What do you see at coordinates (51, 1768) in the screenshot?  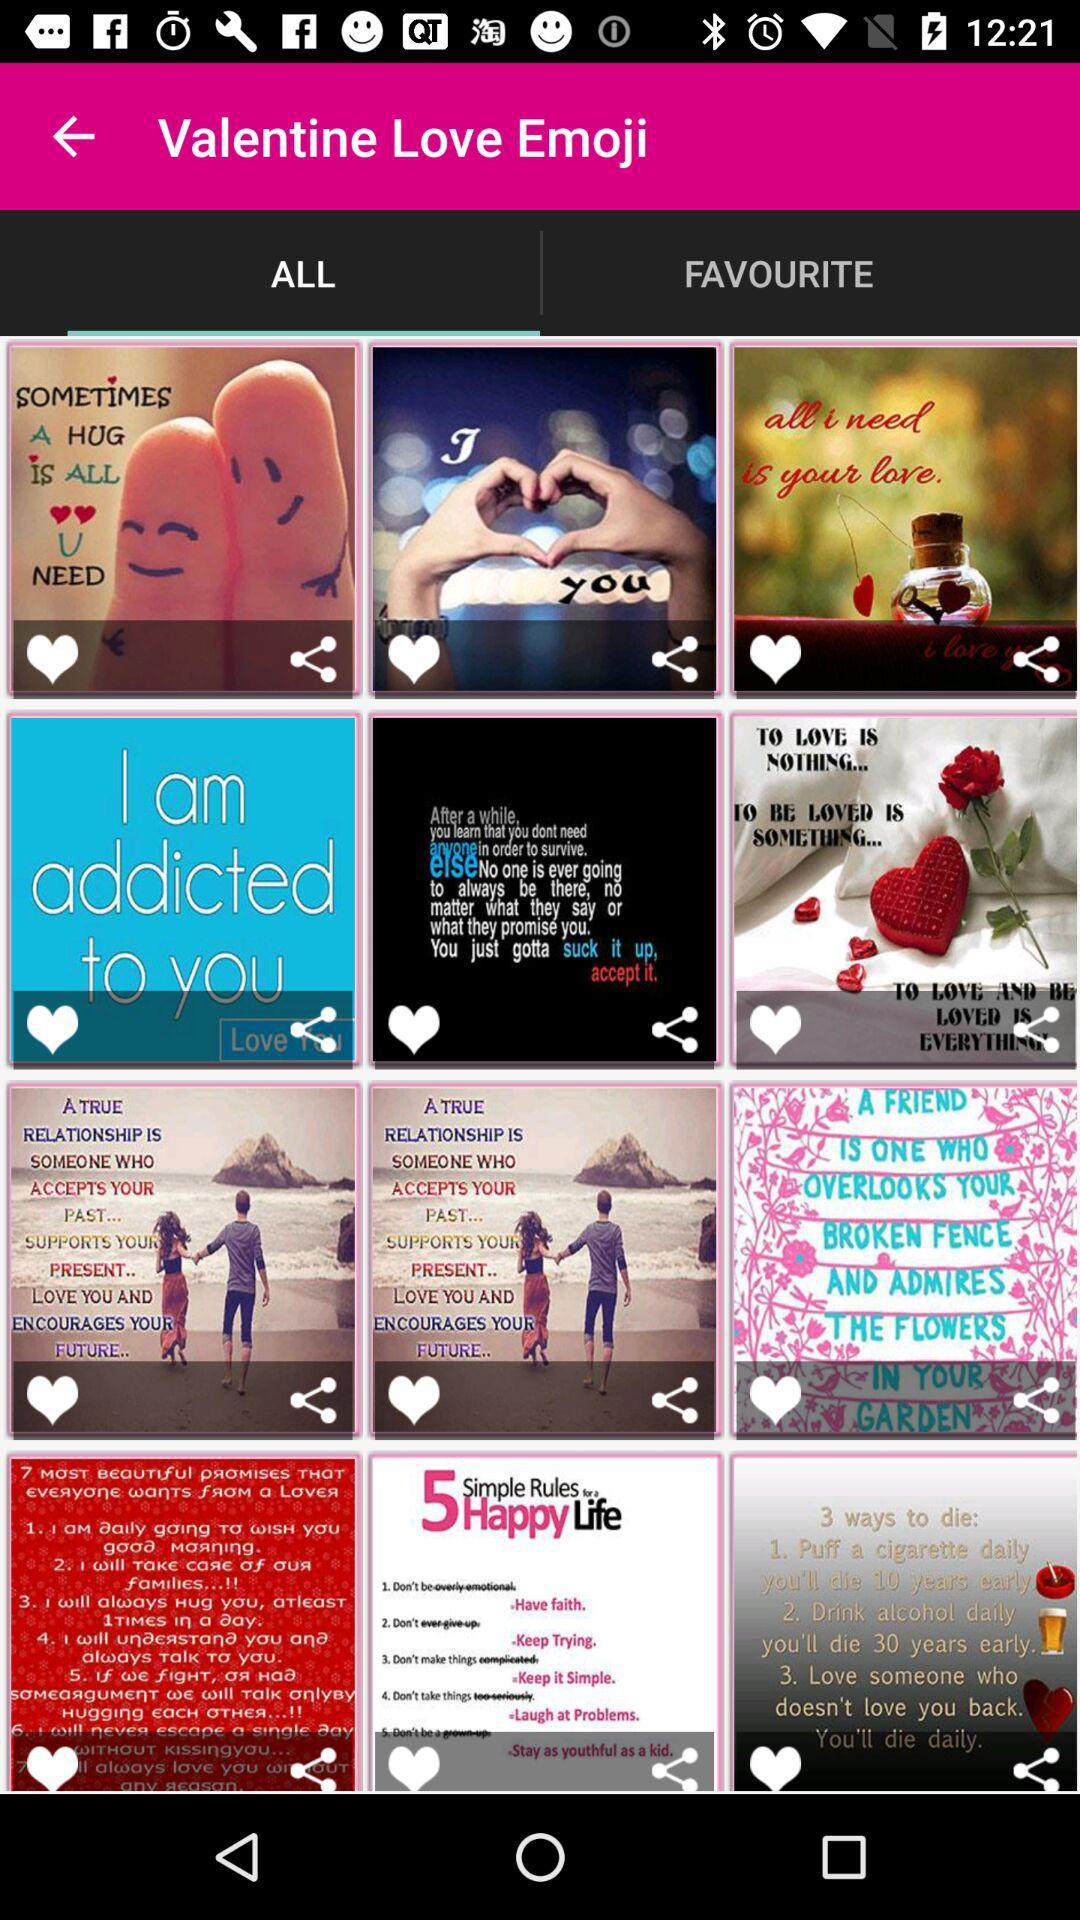 I see `the mem` at bounding box center [51, 1768].